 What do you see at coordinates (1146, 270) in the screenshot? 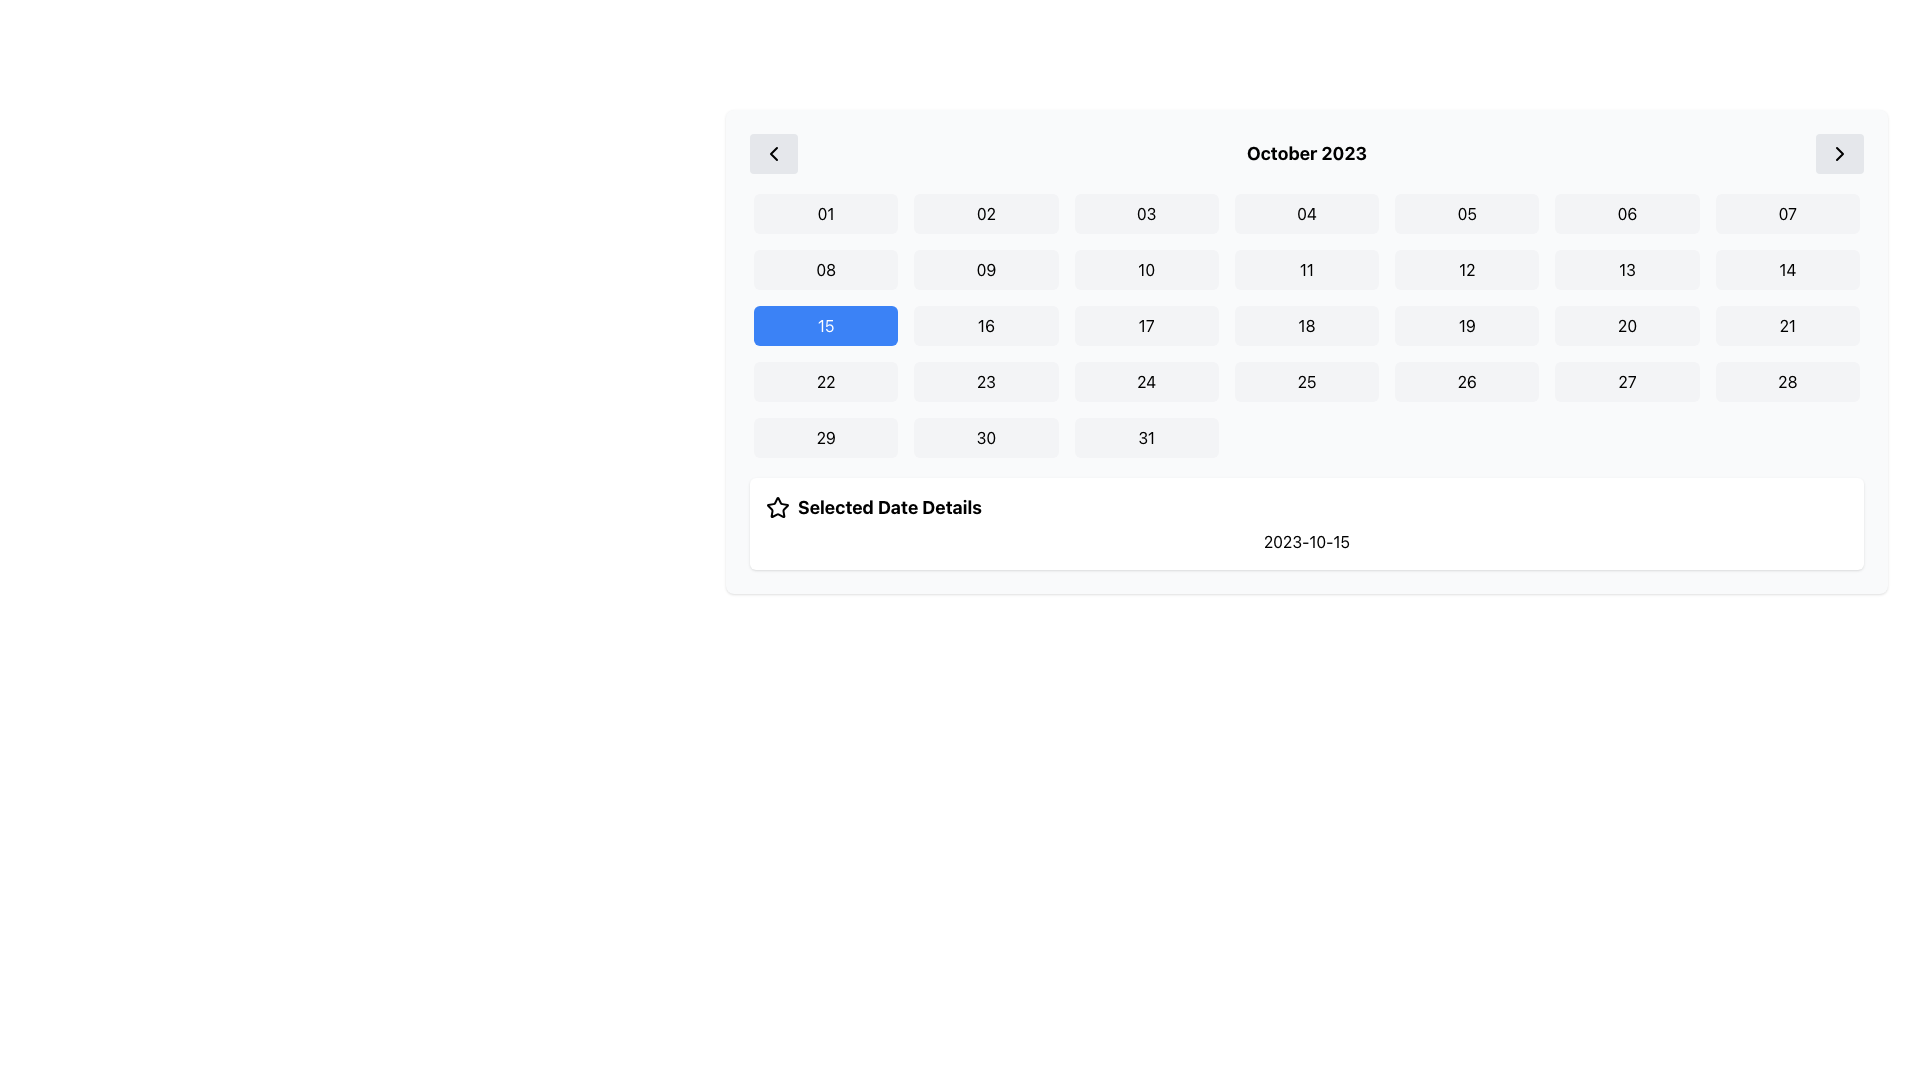
I see `the square button with rounded corners, light gray background, and bold black text '10'` at bounding box center [1146, 270].